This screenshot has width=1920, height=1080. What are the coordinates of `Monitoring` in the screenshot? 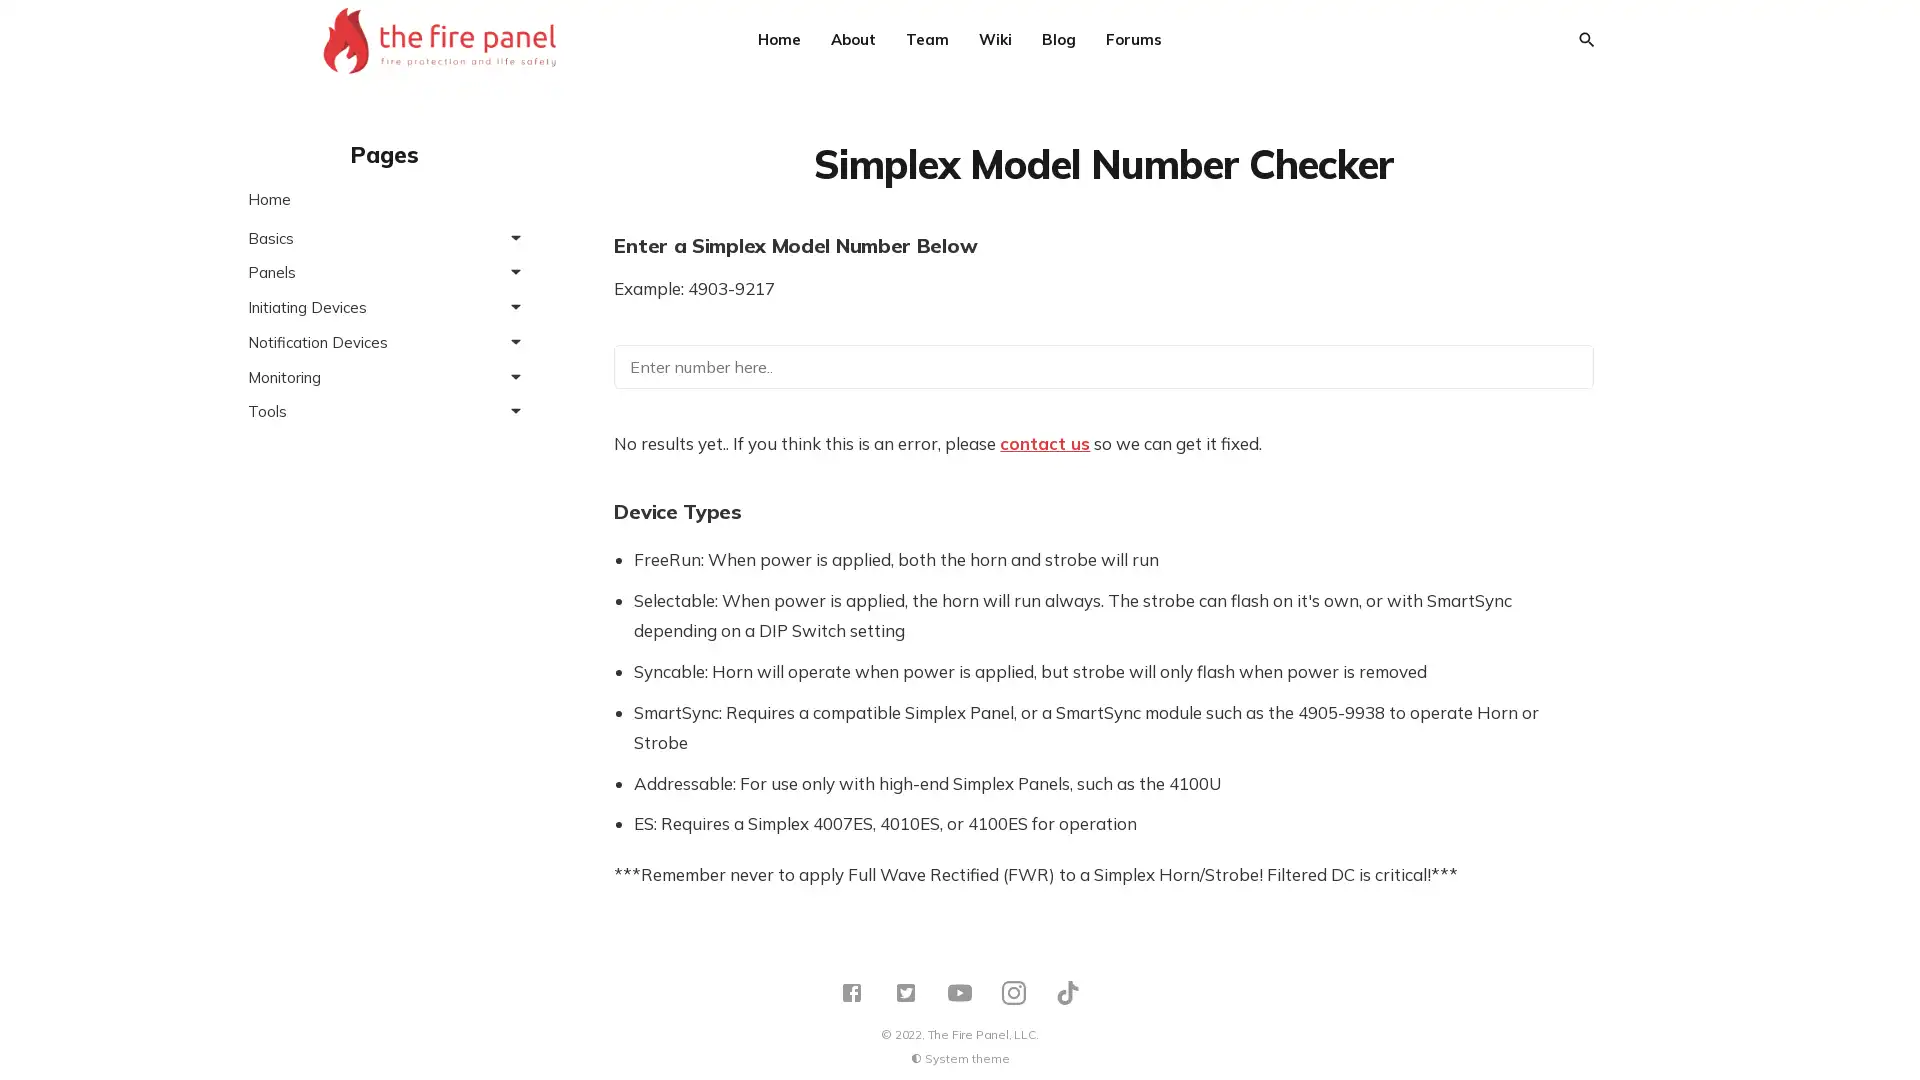 It's located at (384, 376).